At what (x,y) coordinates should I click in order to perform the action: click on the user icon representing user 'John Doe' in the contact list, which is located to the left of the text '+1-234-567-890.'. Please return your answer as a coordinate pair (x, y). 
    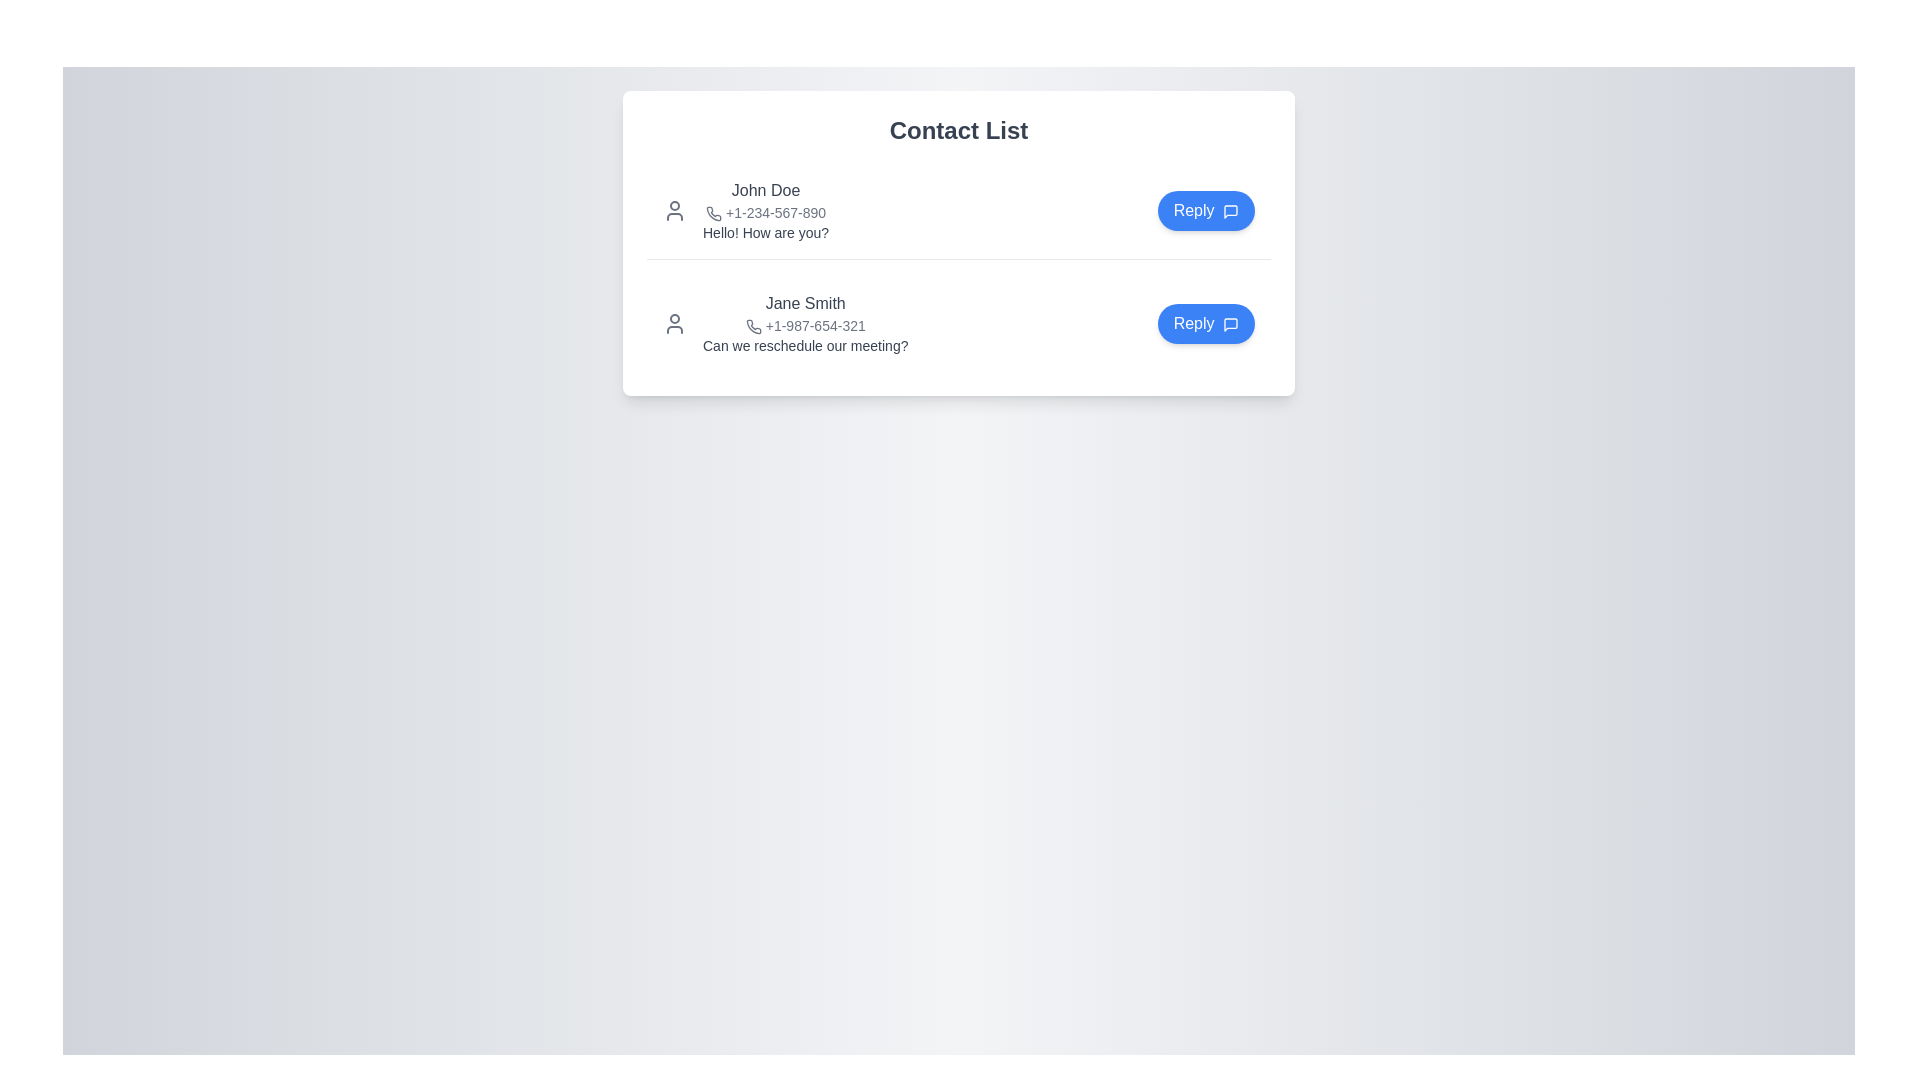
    Looking at the image, I should click on (675, 211).